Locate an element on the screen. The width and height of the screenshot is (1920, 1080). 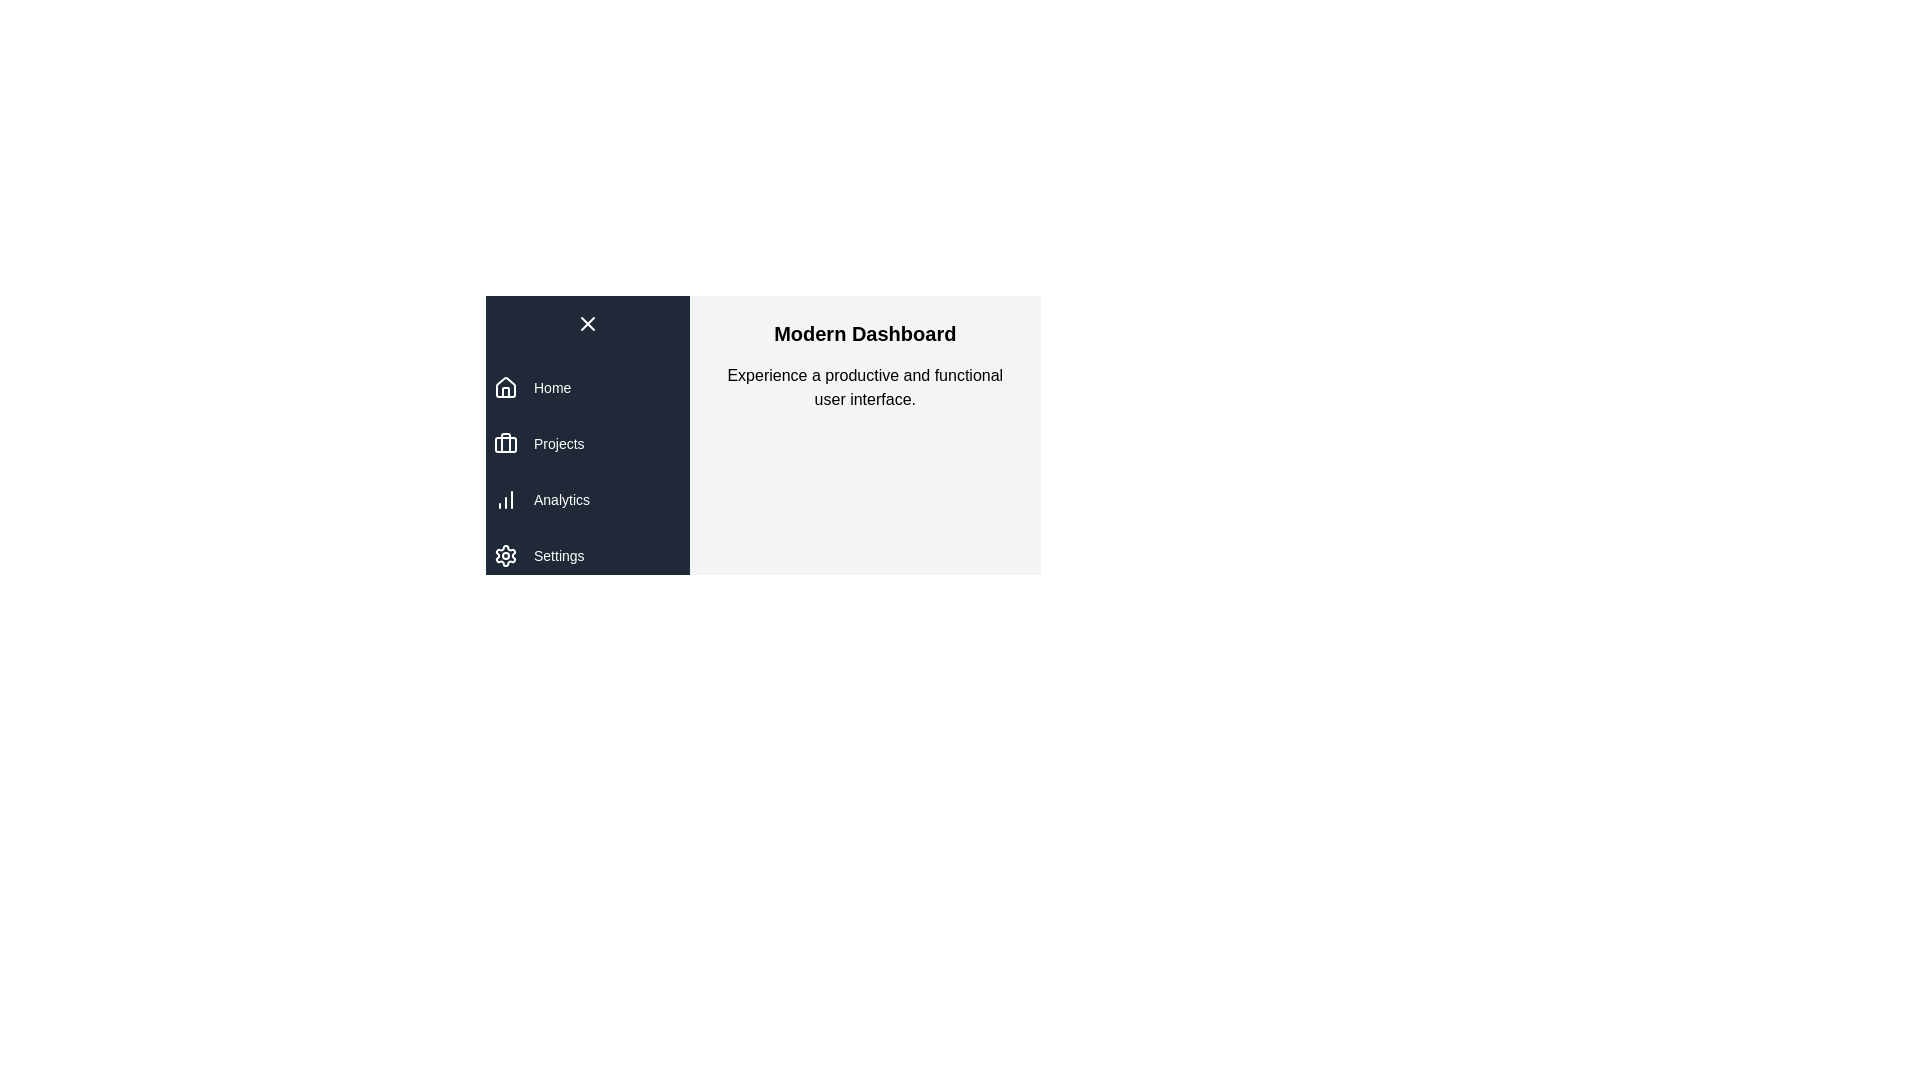
the navigation item Settings to observe its hover effect is located at coordinates (586, 555).